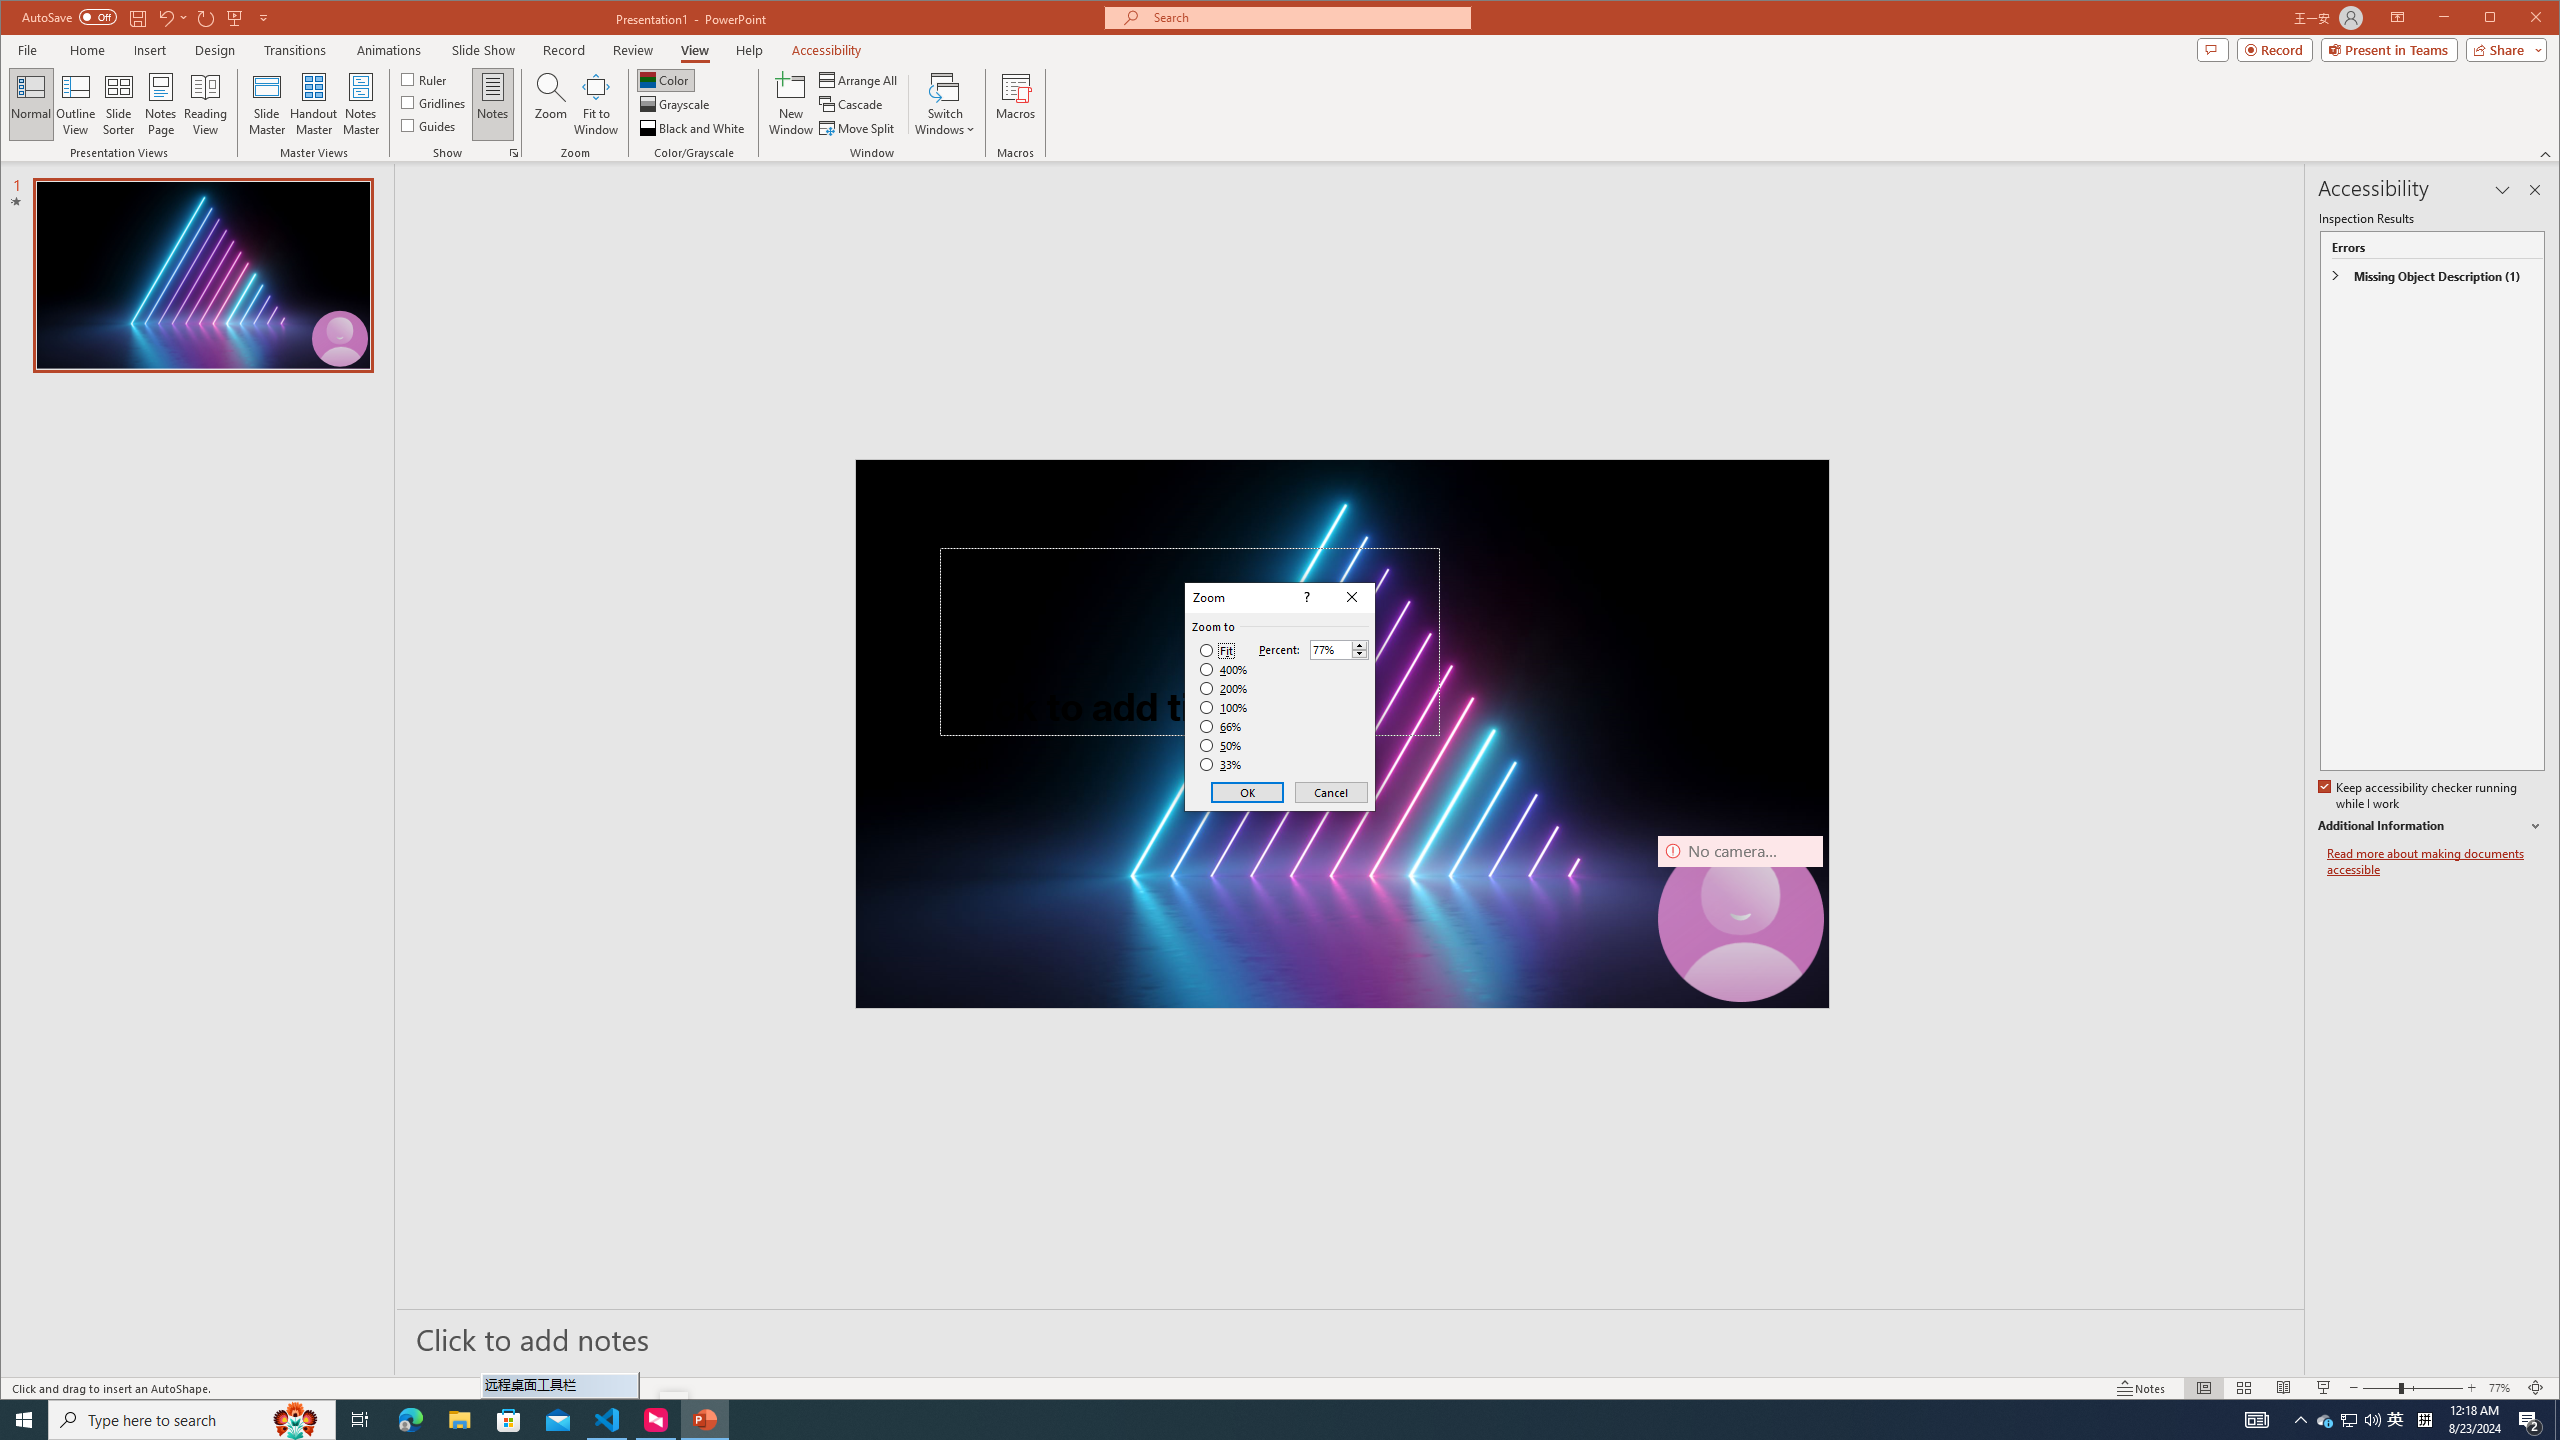 This screenshot has width=2560, height=1440. I want to click on 'Additional Information', so click(2429, 826).